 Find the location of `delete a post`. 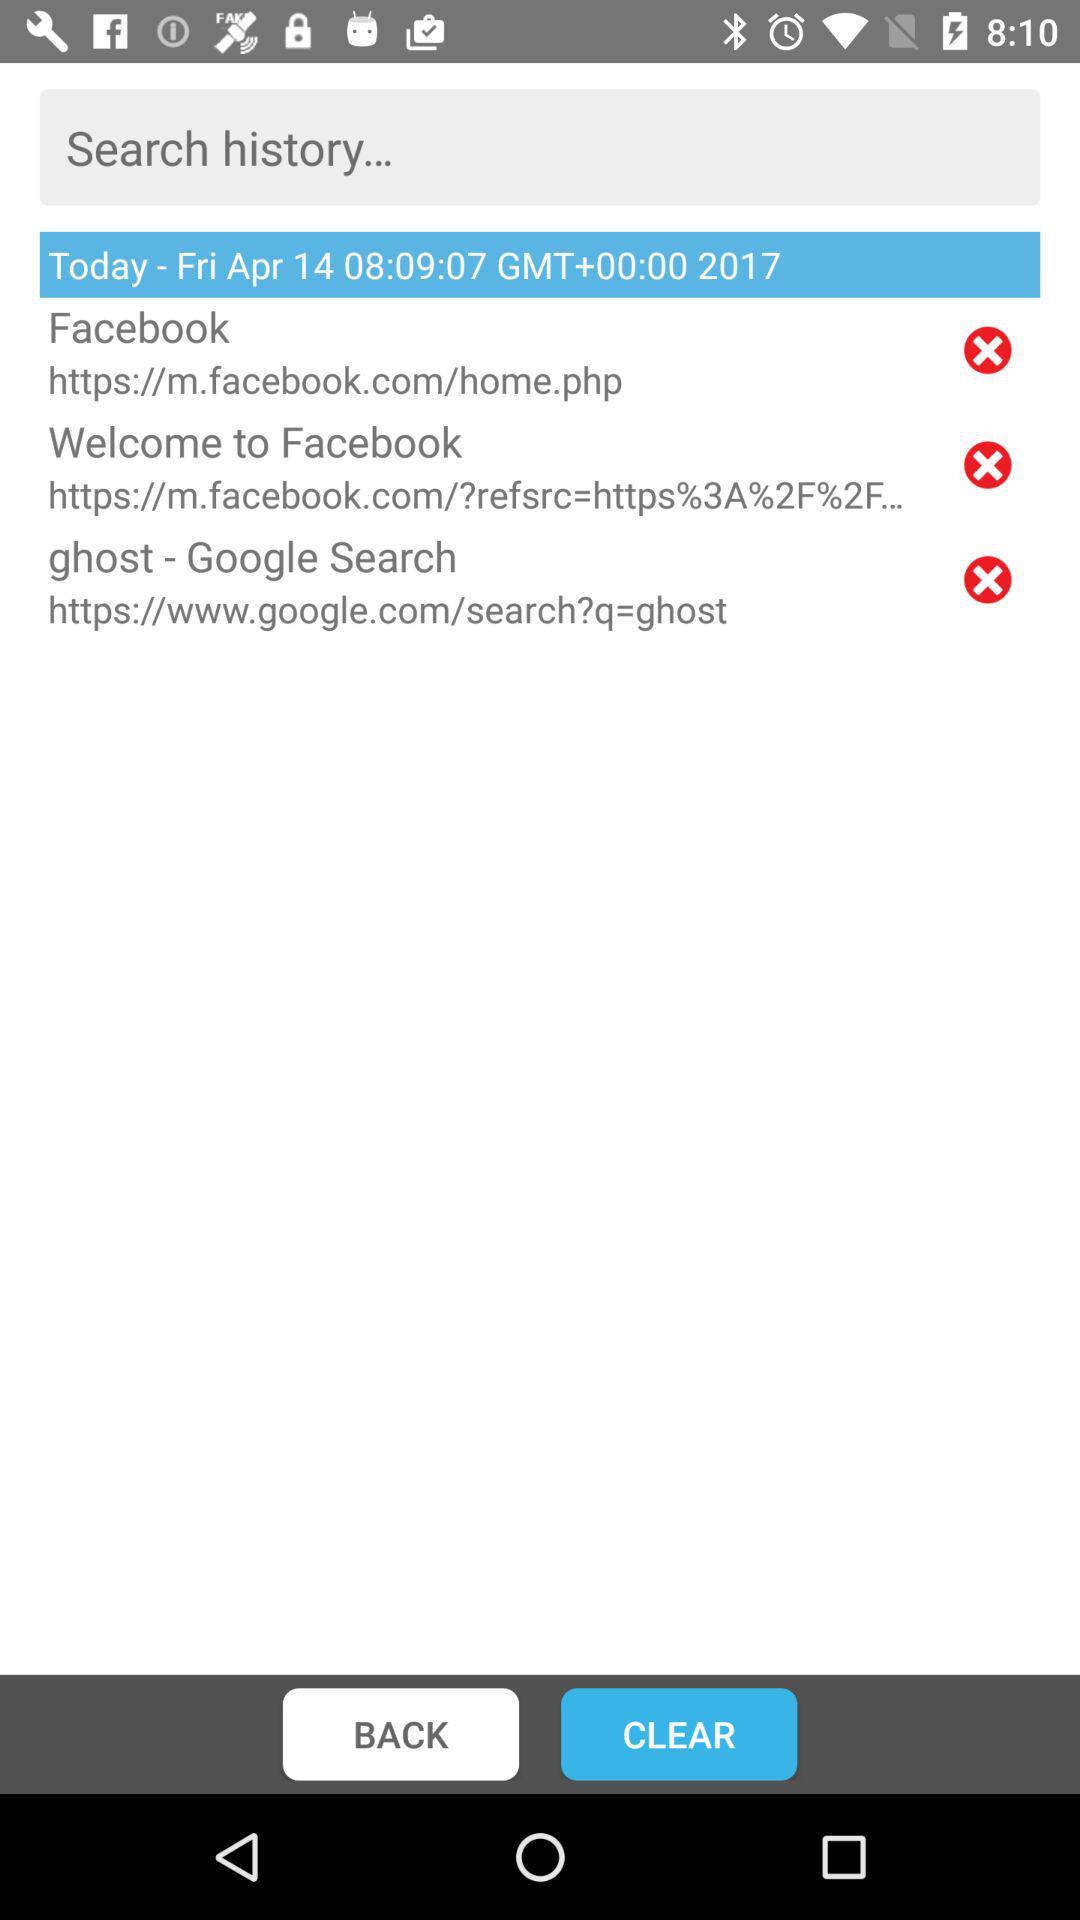

delete a post is located at coordinates (986, 578).